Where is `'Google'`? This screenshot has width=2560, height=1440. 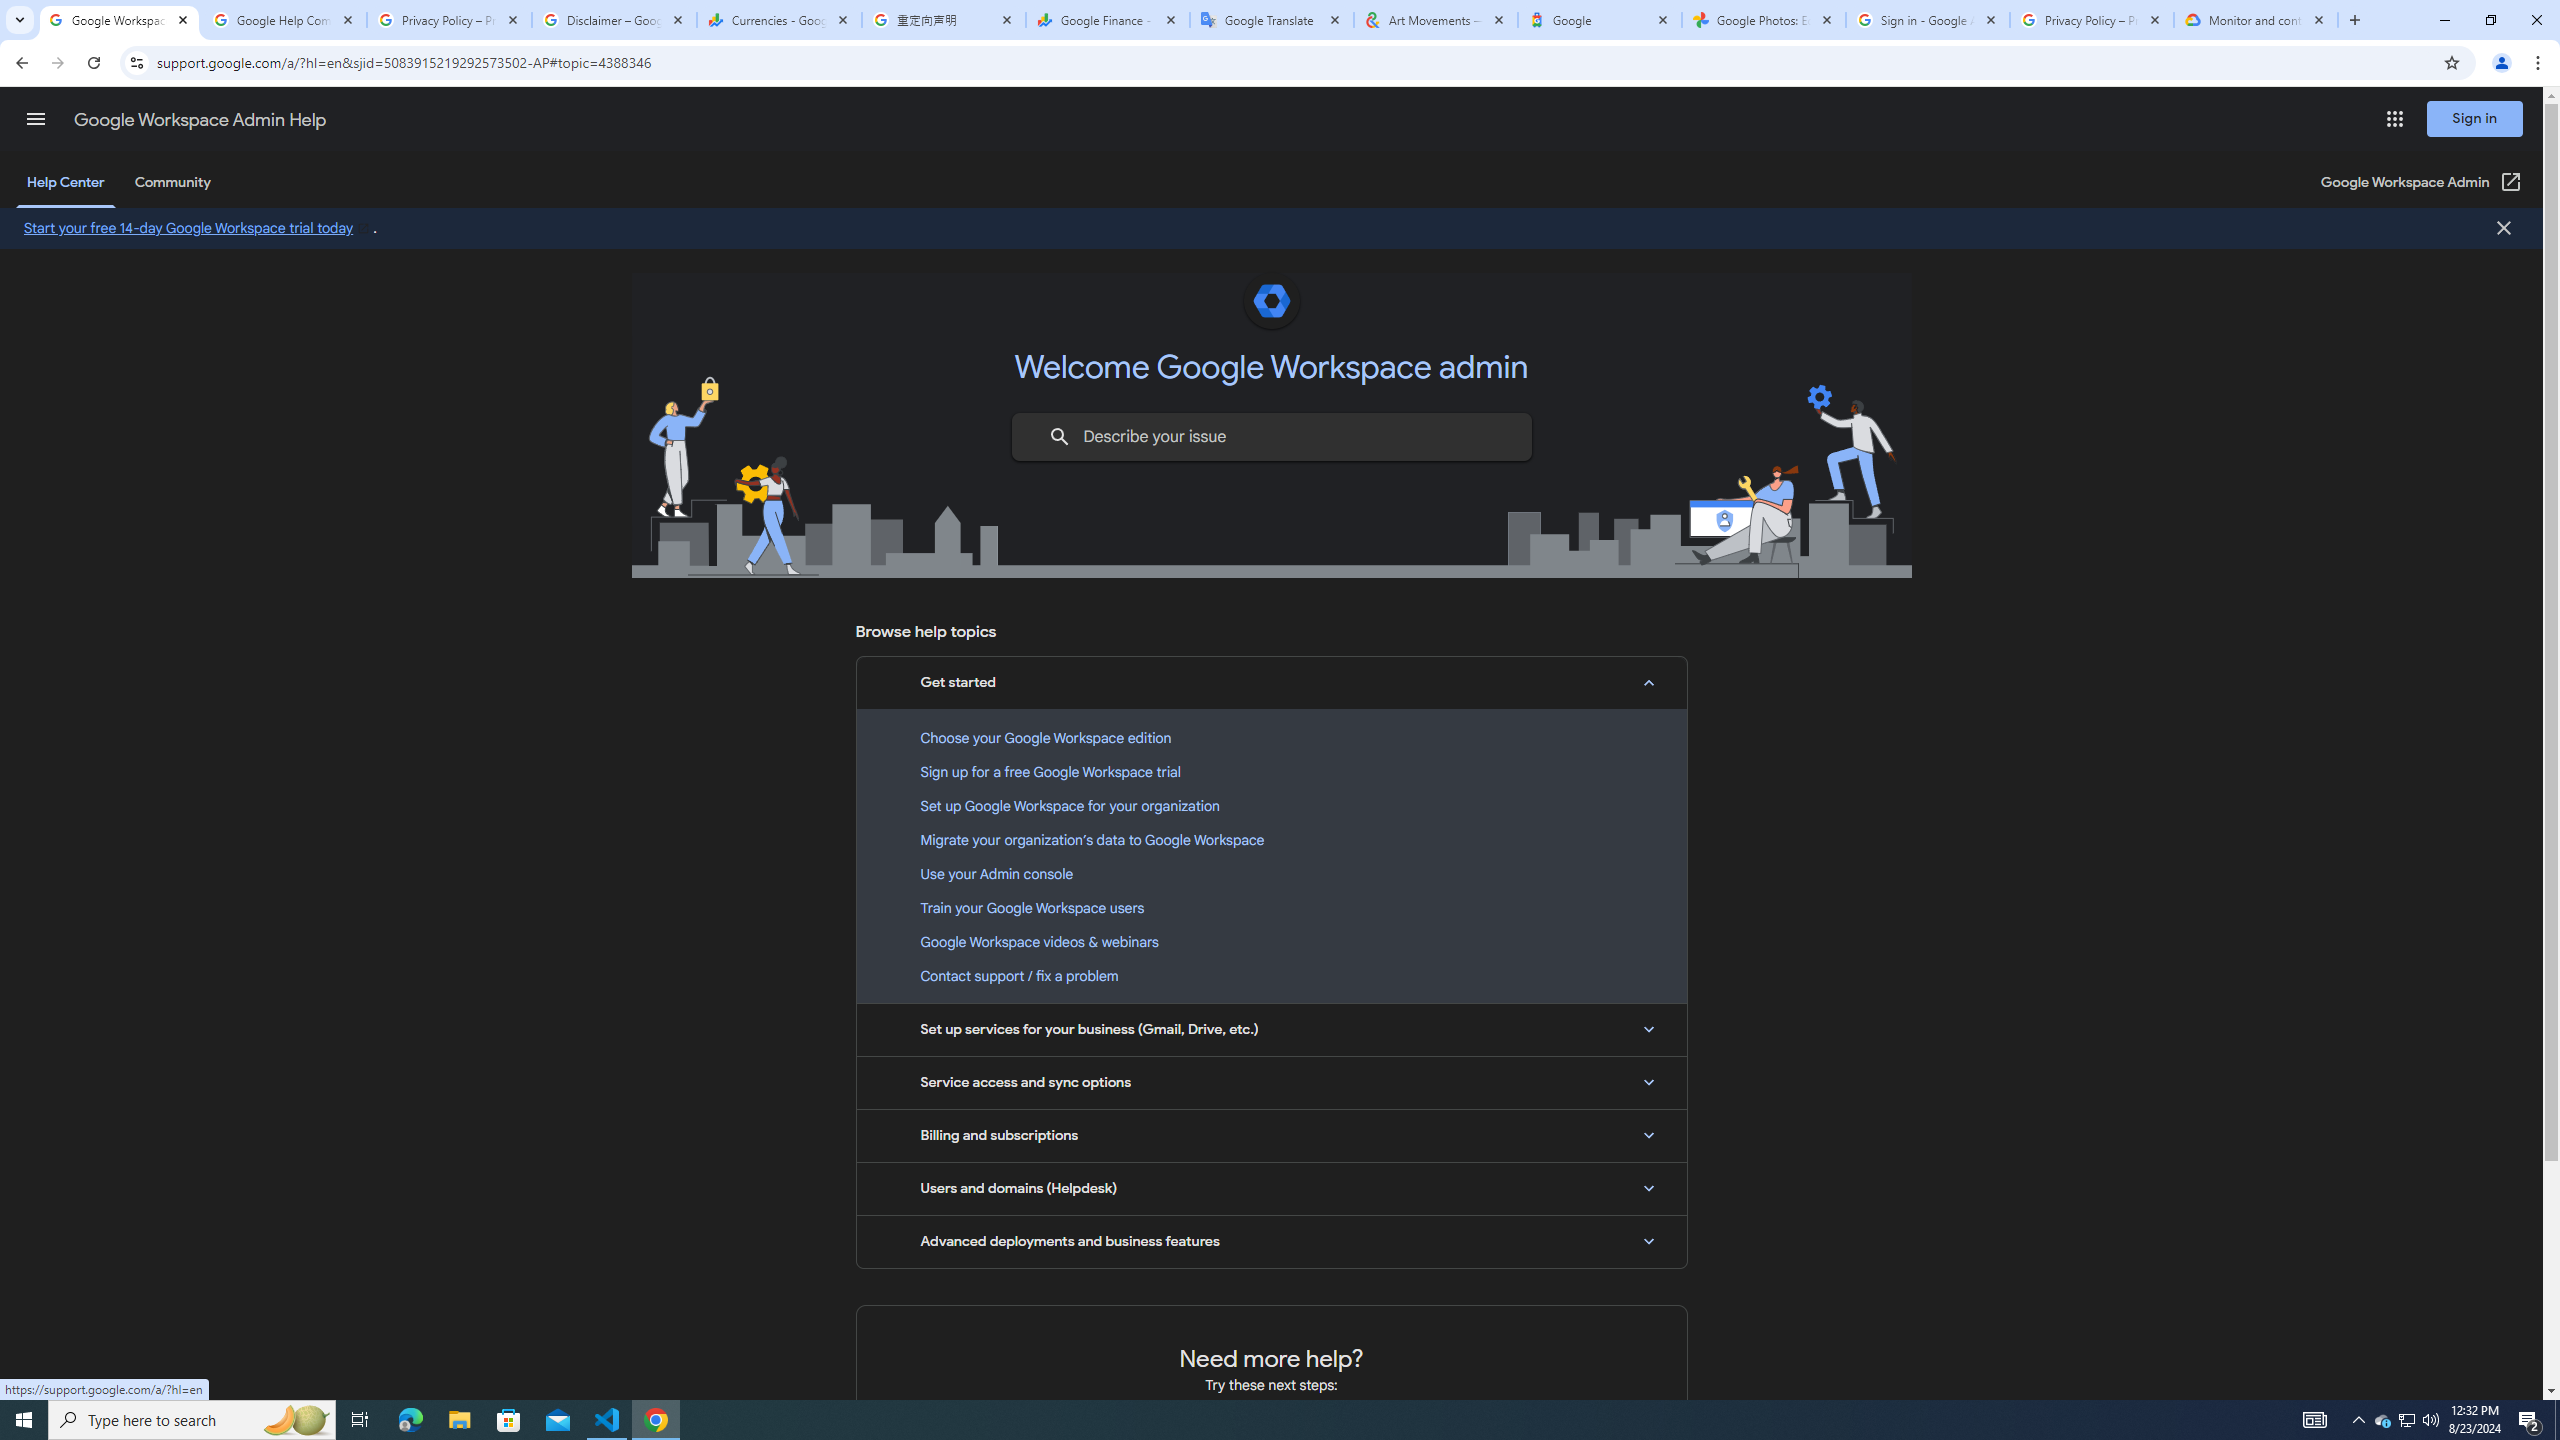 'Google' is located at coordinates (1599, 19).